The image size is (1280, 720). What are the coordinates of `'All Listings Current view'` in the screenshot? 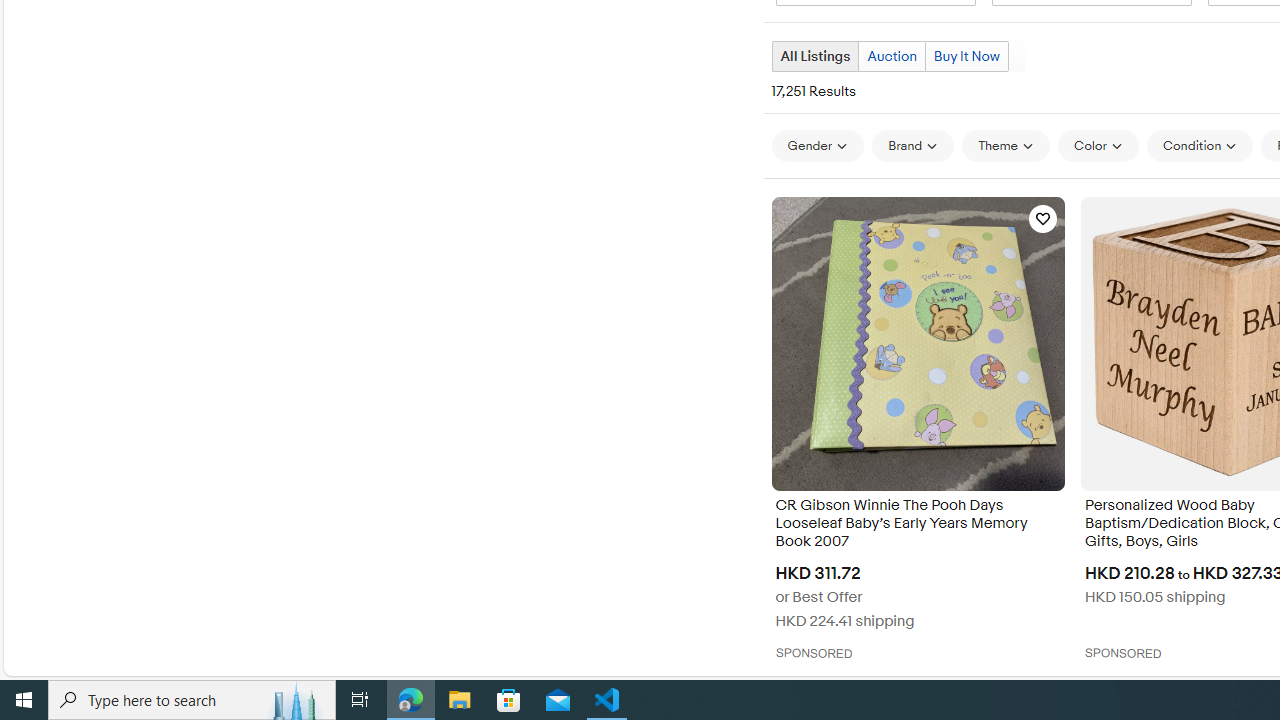 It's located at (815, 55).